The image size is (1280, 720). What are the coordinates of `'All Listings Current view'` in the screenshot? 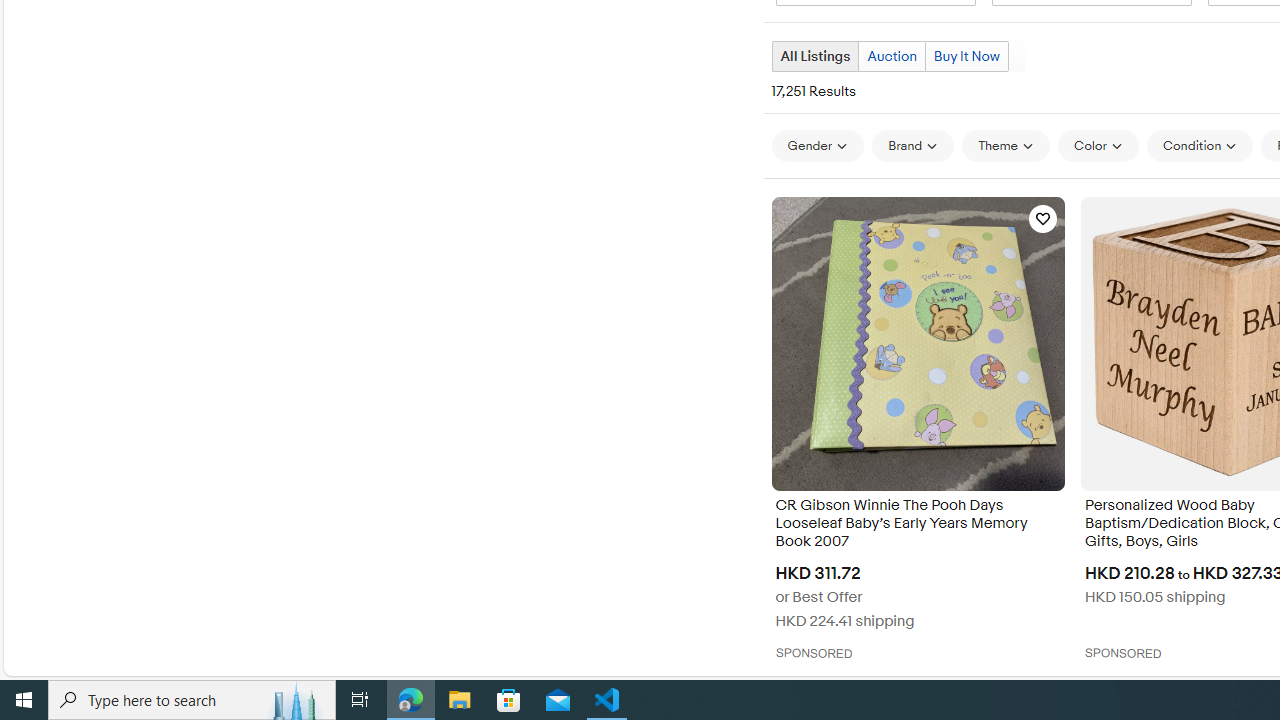 It's located at (815, 55).